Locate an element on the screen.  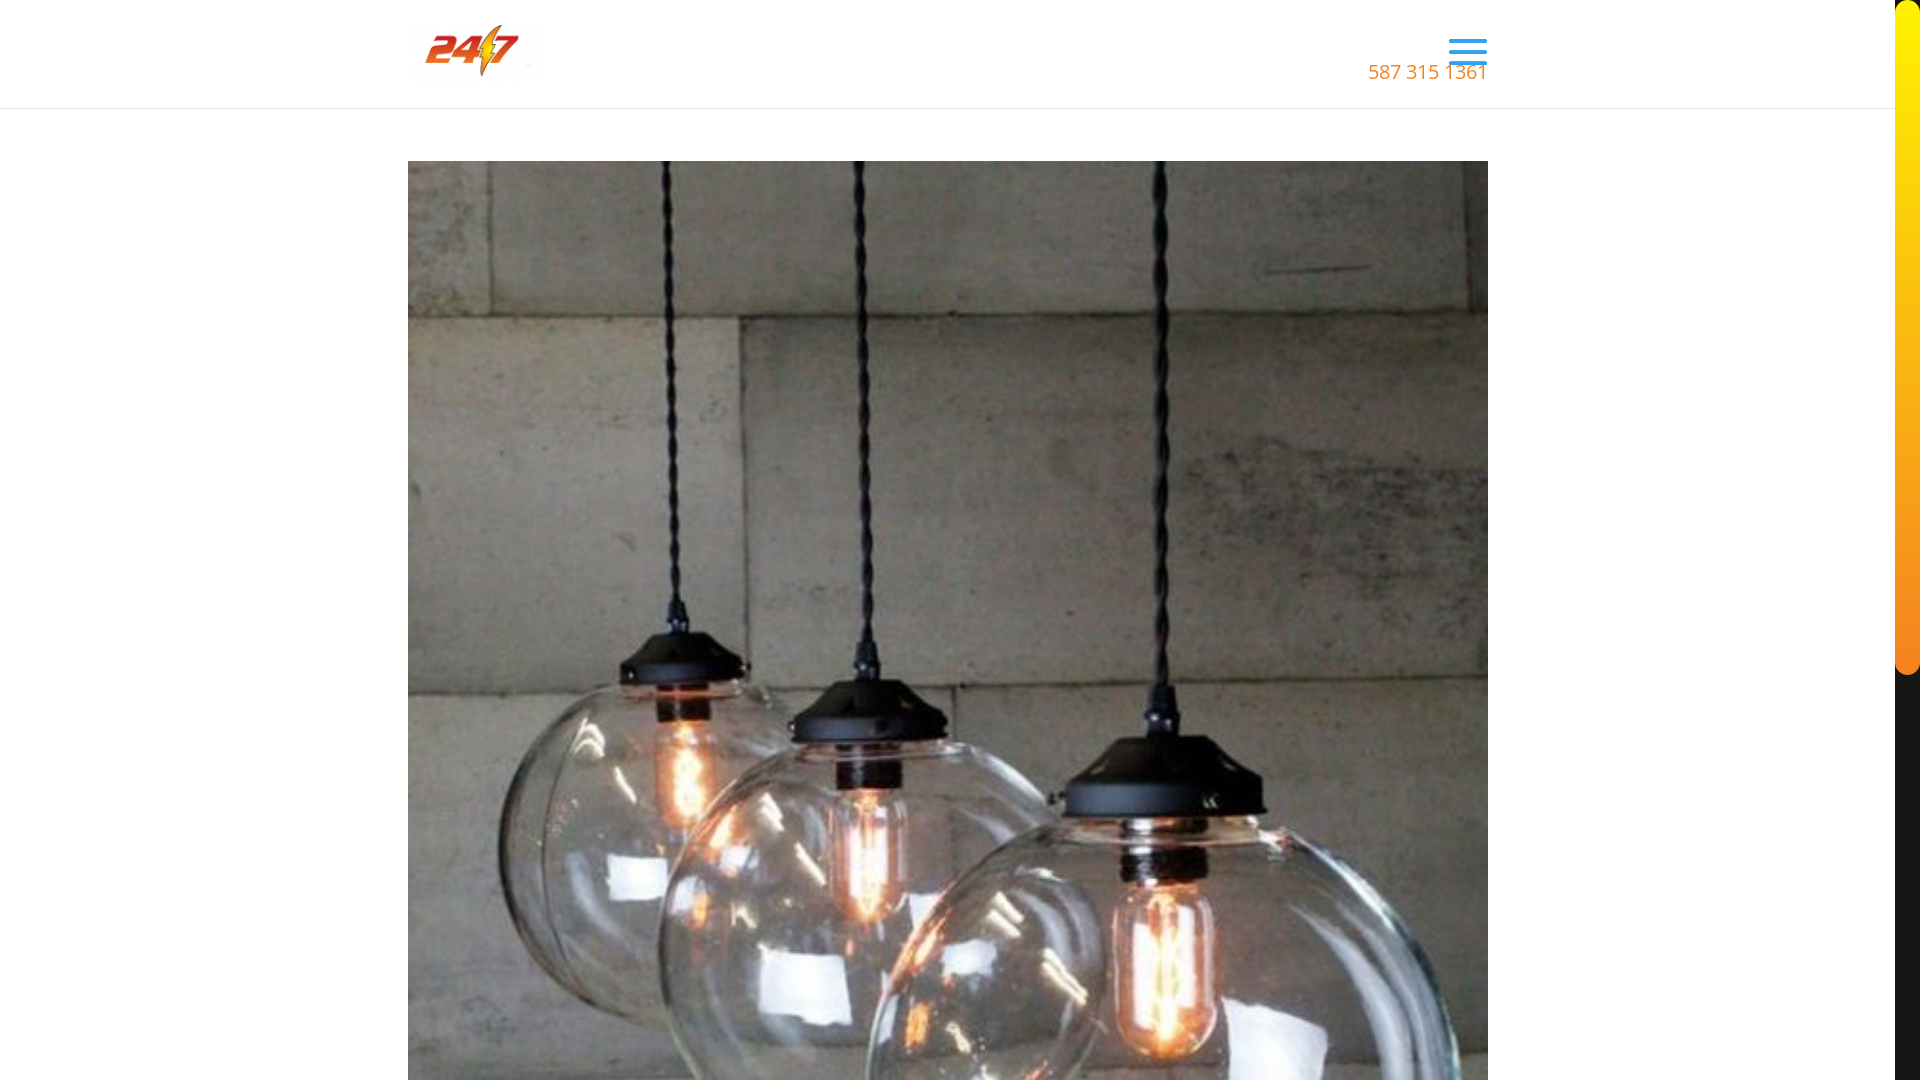
'587 315 1361' is located at coordinates (1427, 70).